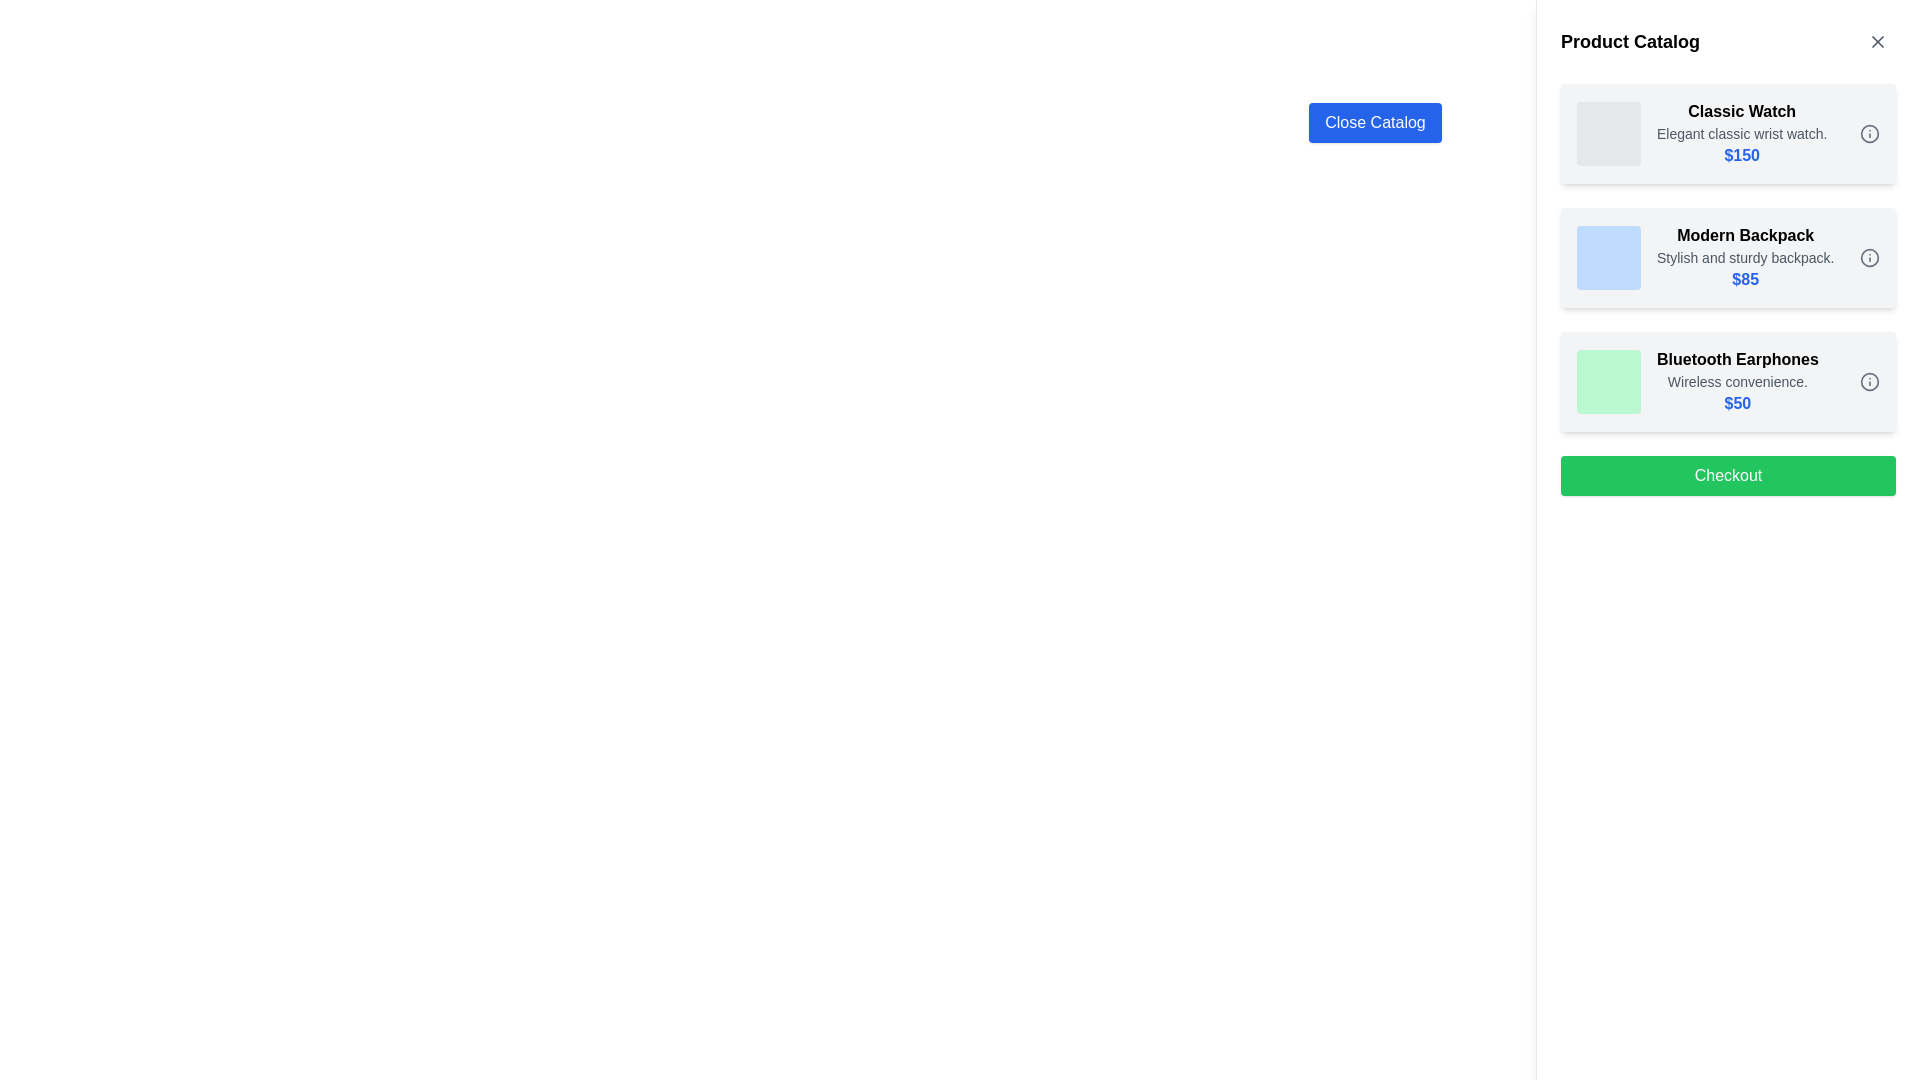 The height and width of the screenshot is (1080, 1920). Describe the element at coordinates (1876, 42) in the screenshot. I see `the close button styled as a circular icon located at the top-right corner of the 'Product Catalog' section to dismiss the interface component` at that location.